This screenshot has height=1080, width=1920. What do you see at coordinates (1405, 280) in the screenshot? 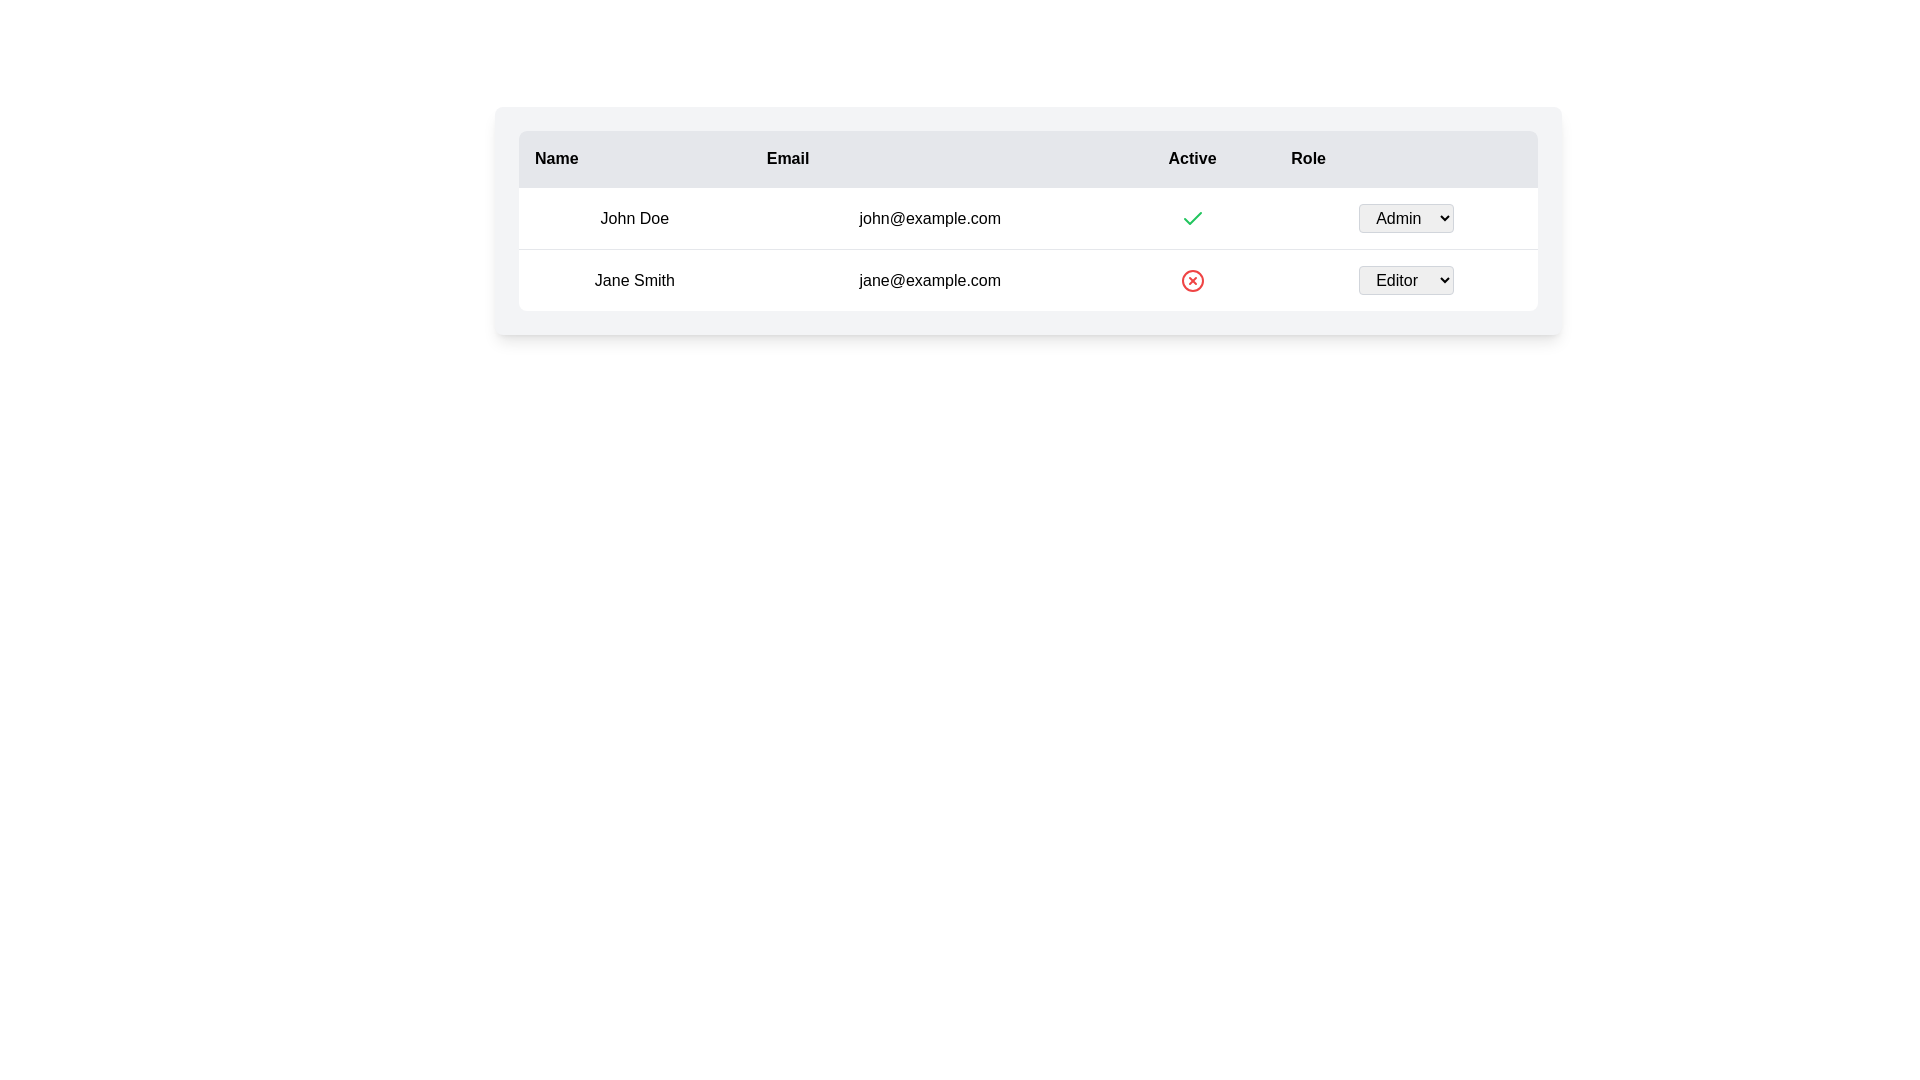
I see `the dropdown menu located in the 'Role' column of the second row of the table` at bounding box center [1405, 280].